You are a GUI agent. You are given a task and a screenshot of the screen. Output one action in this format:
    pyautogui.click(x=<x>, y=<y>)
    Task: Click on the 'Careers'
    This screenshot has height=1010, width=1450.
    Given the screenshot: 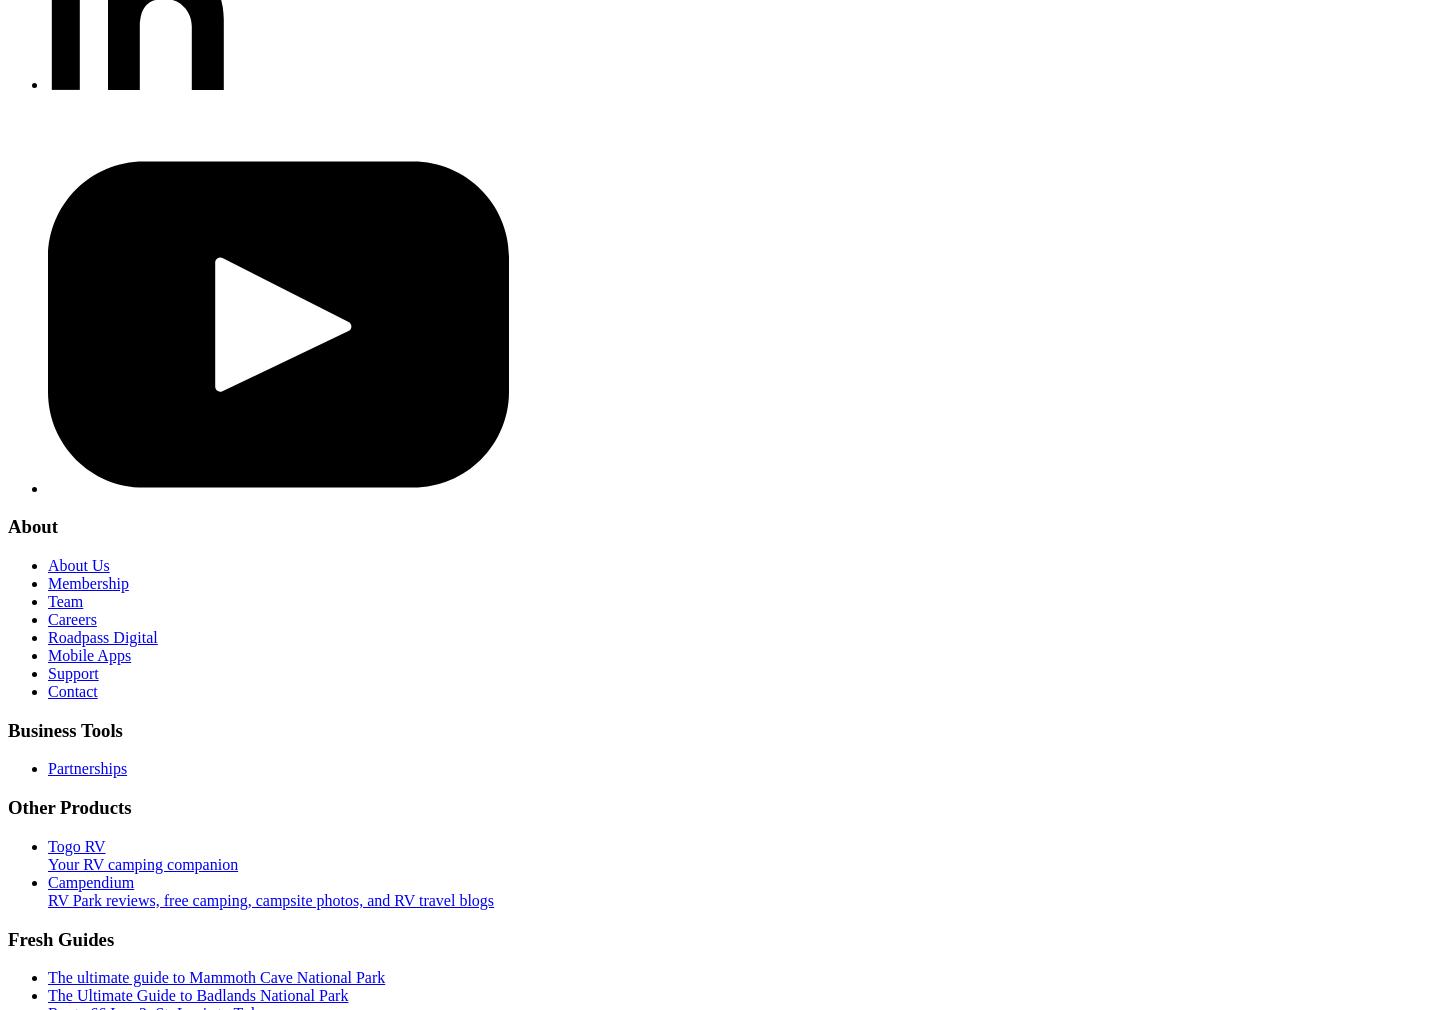 What is the action you would take?
    pyautogui.click(x=72, y=618)
    